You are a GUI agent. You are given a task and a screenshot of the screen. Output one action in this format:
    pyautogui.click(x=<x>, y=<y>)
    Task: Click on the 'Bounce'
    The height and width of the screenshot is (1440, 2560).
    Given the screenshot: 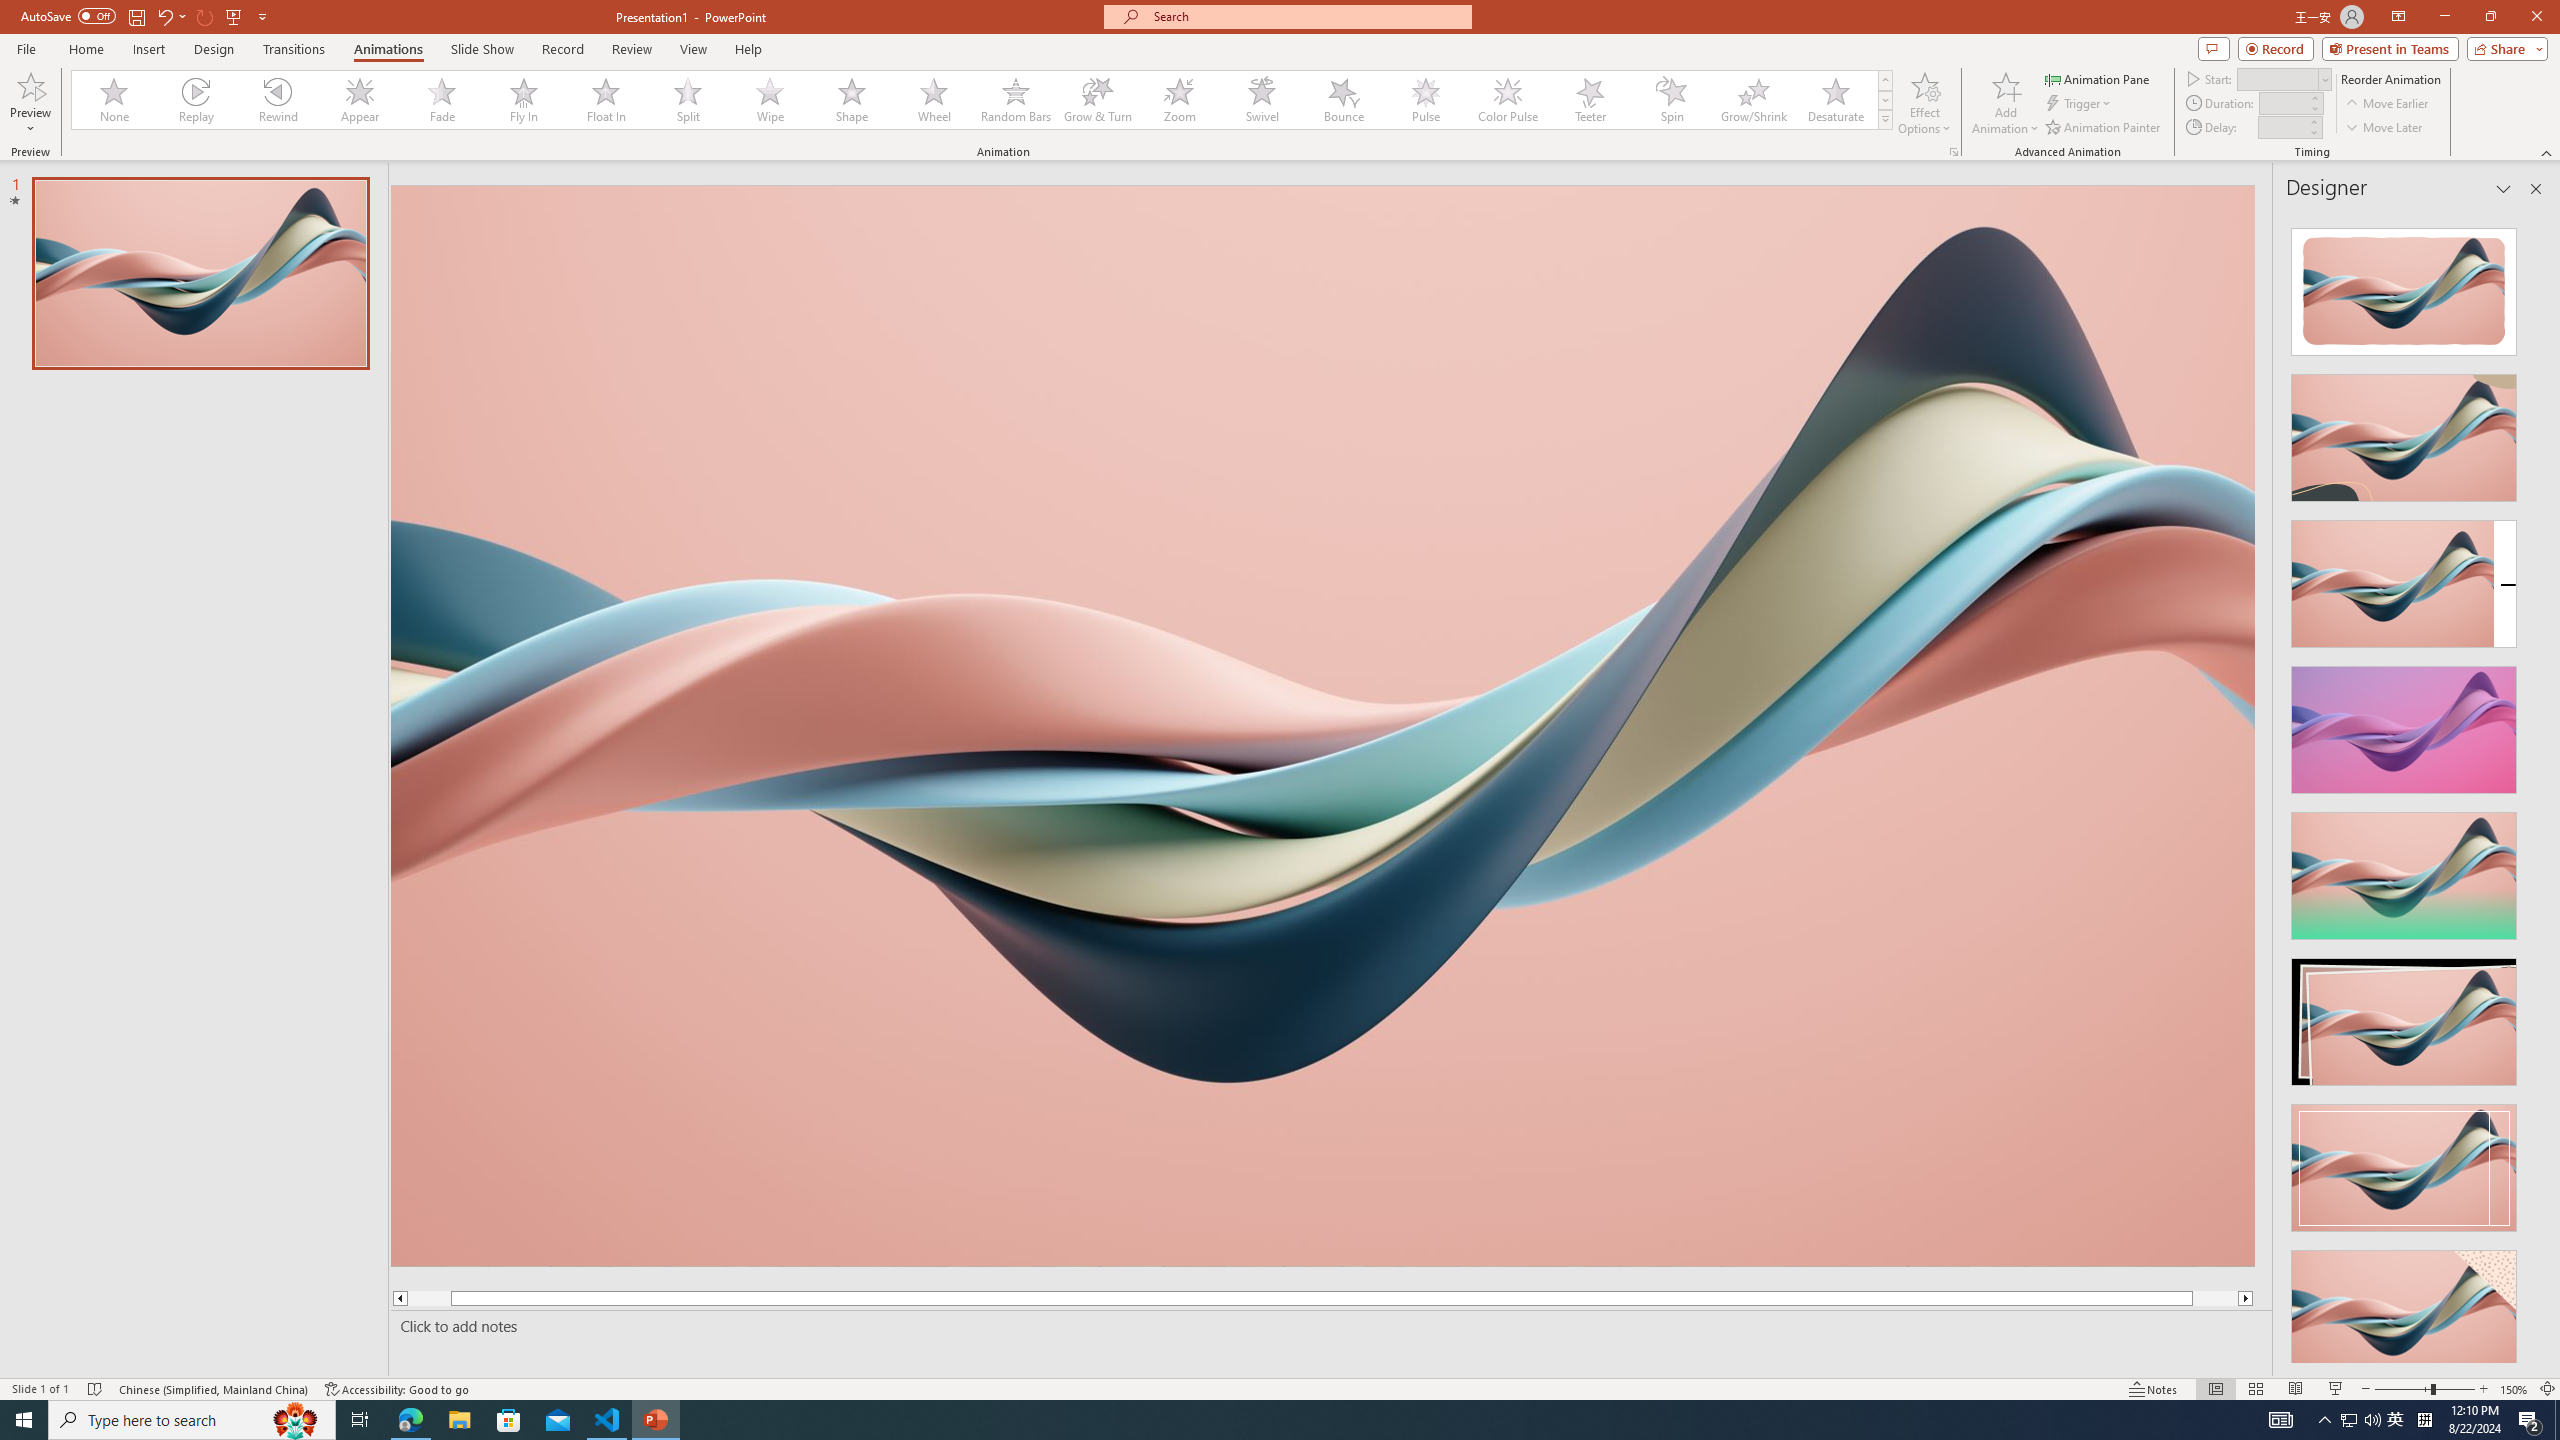 What is the action you would take?
    pyautogui.click(x=1344, y=99)
    